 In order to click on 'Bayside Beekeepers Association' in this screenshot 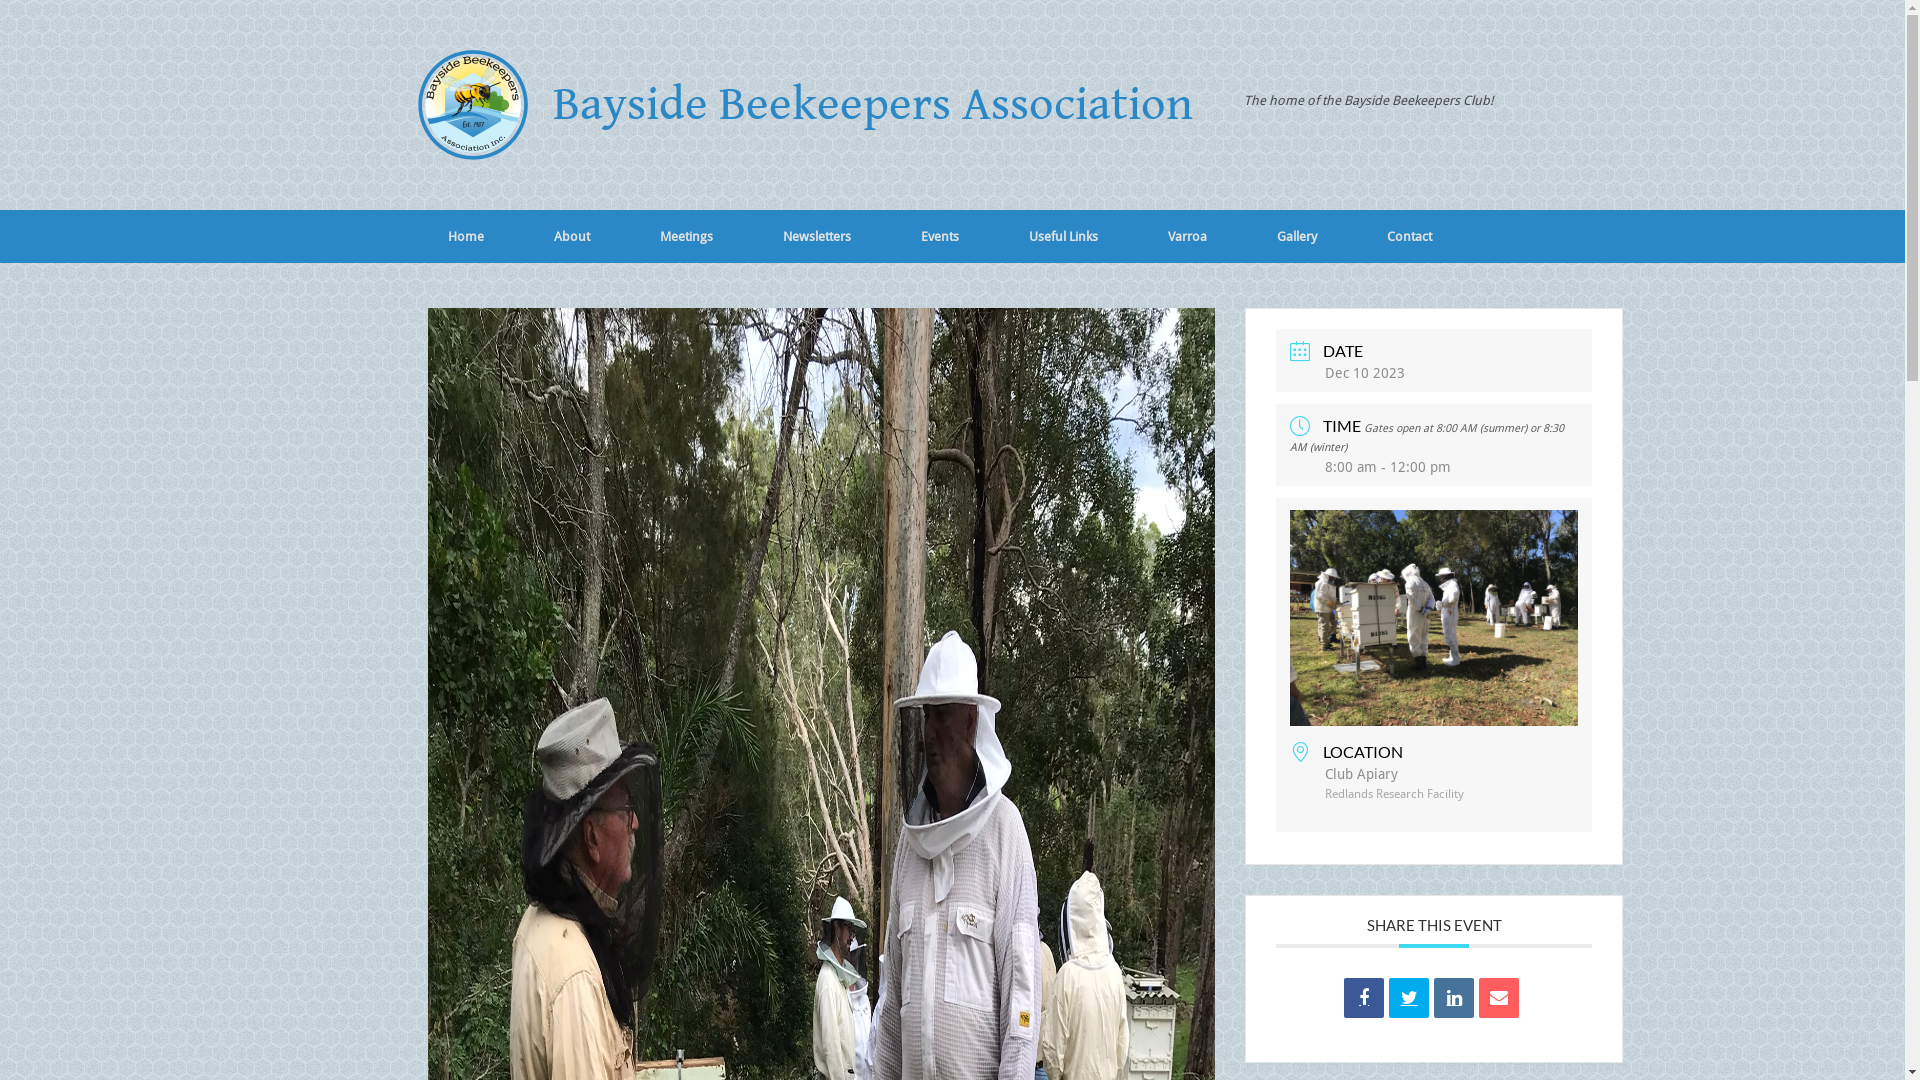, I will do `click(801, 104)`.